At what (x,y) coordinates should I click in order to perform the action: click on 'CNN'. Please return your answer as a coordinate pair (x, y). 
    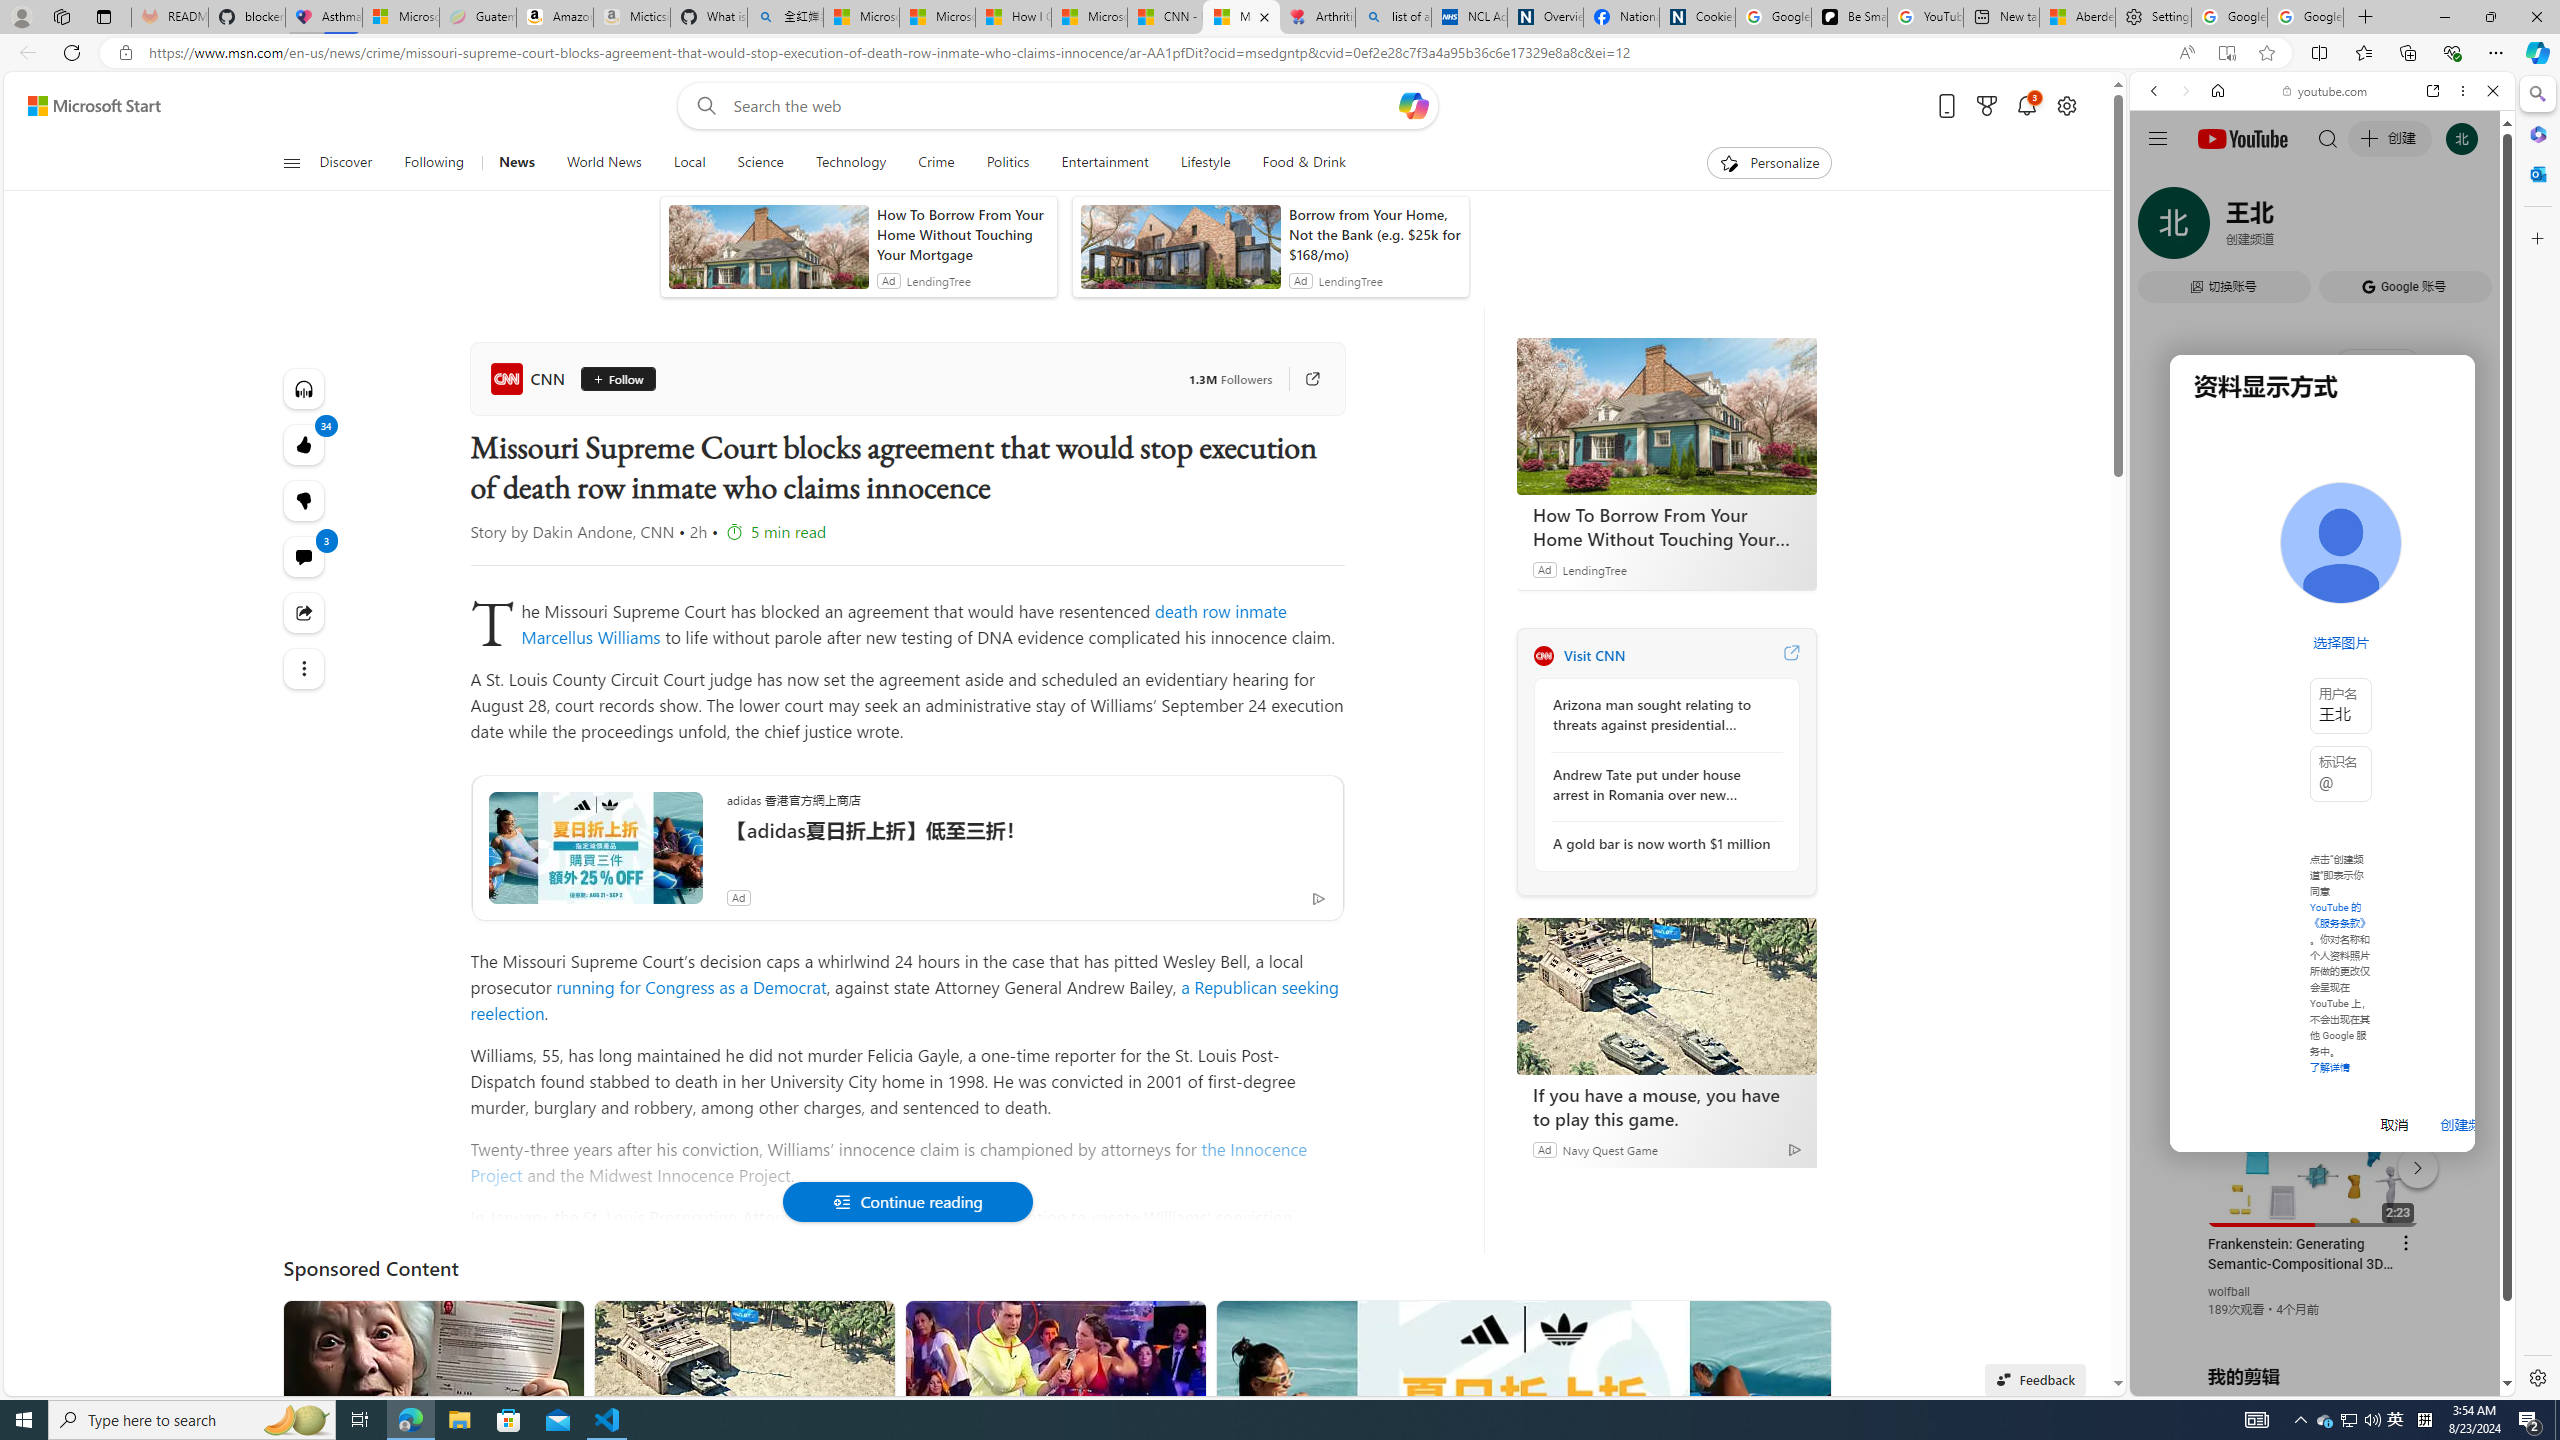
    Looking at the image, I should click on (1542, 654).